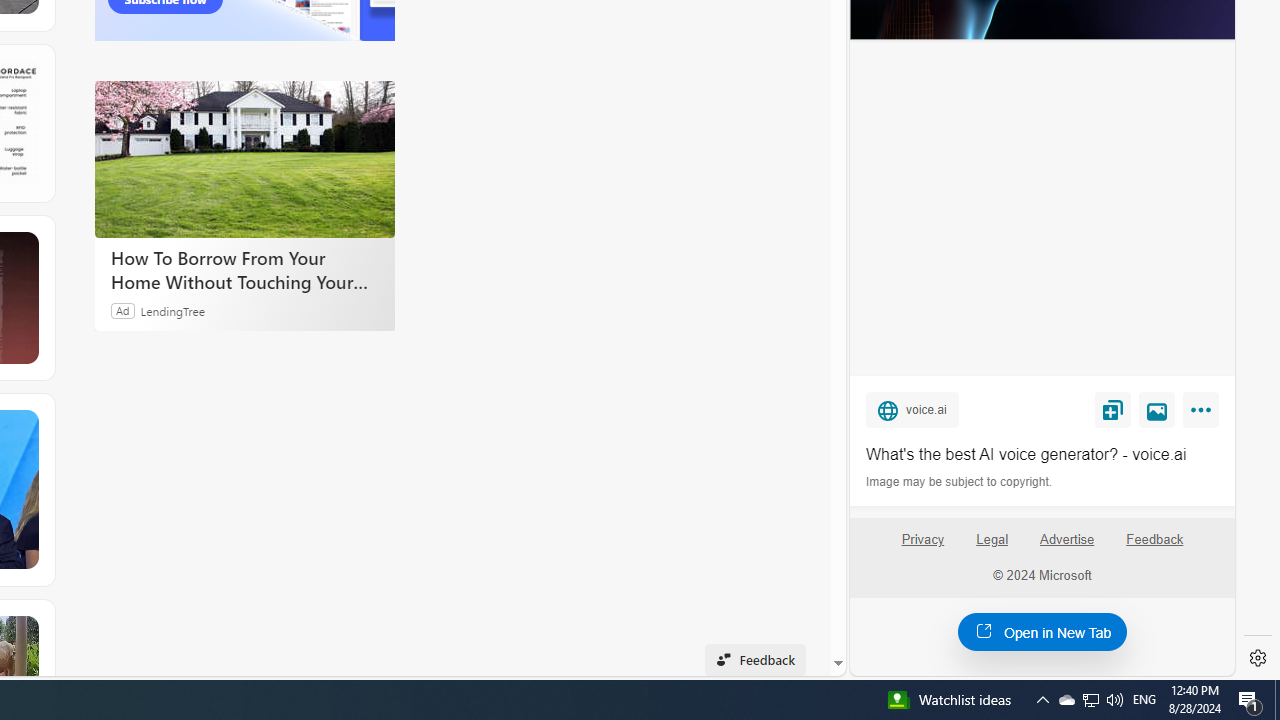 Image resolution: width=1280 pixels, height=720 pixels. What do you see at coordinates (1203, 412) in the screenshot?
I see `'More'` at bounding box center [1203, 412].